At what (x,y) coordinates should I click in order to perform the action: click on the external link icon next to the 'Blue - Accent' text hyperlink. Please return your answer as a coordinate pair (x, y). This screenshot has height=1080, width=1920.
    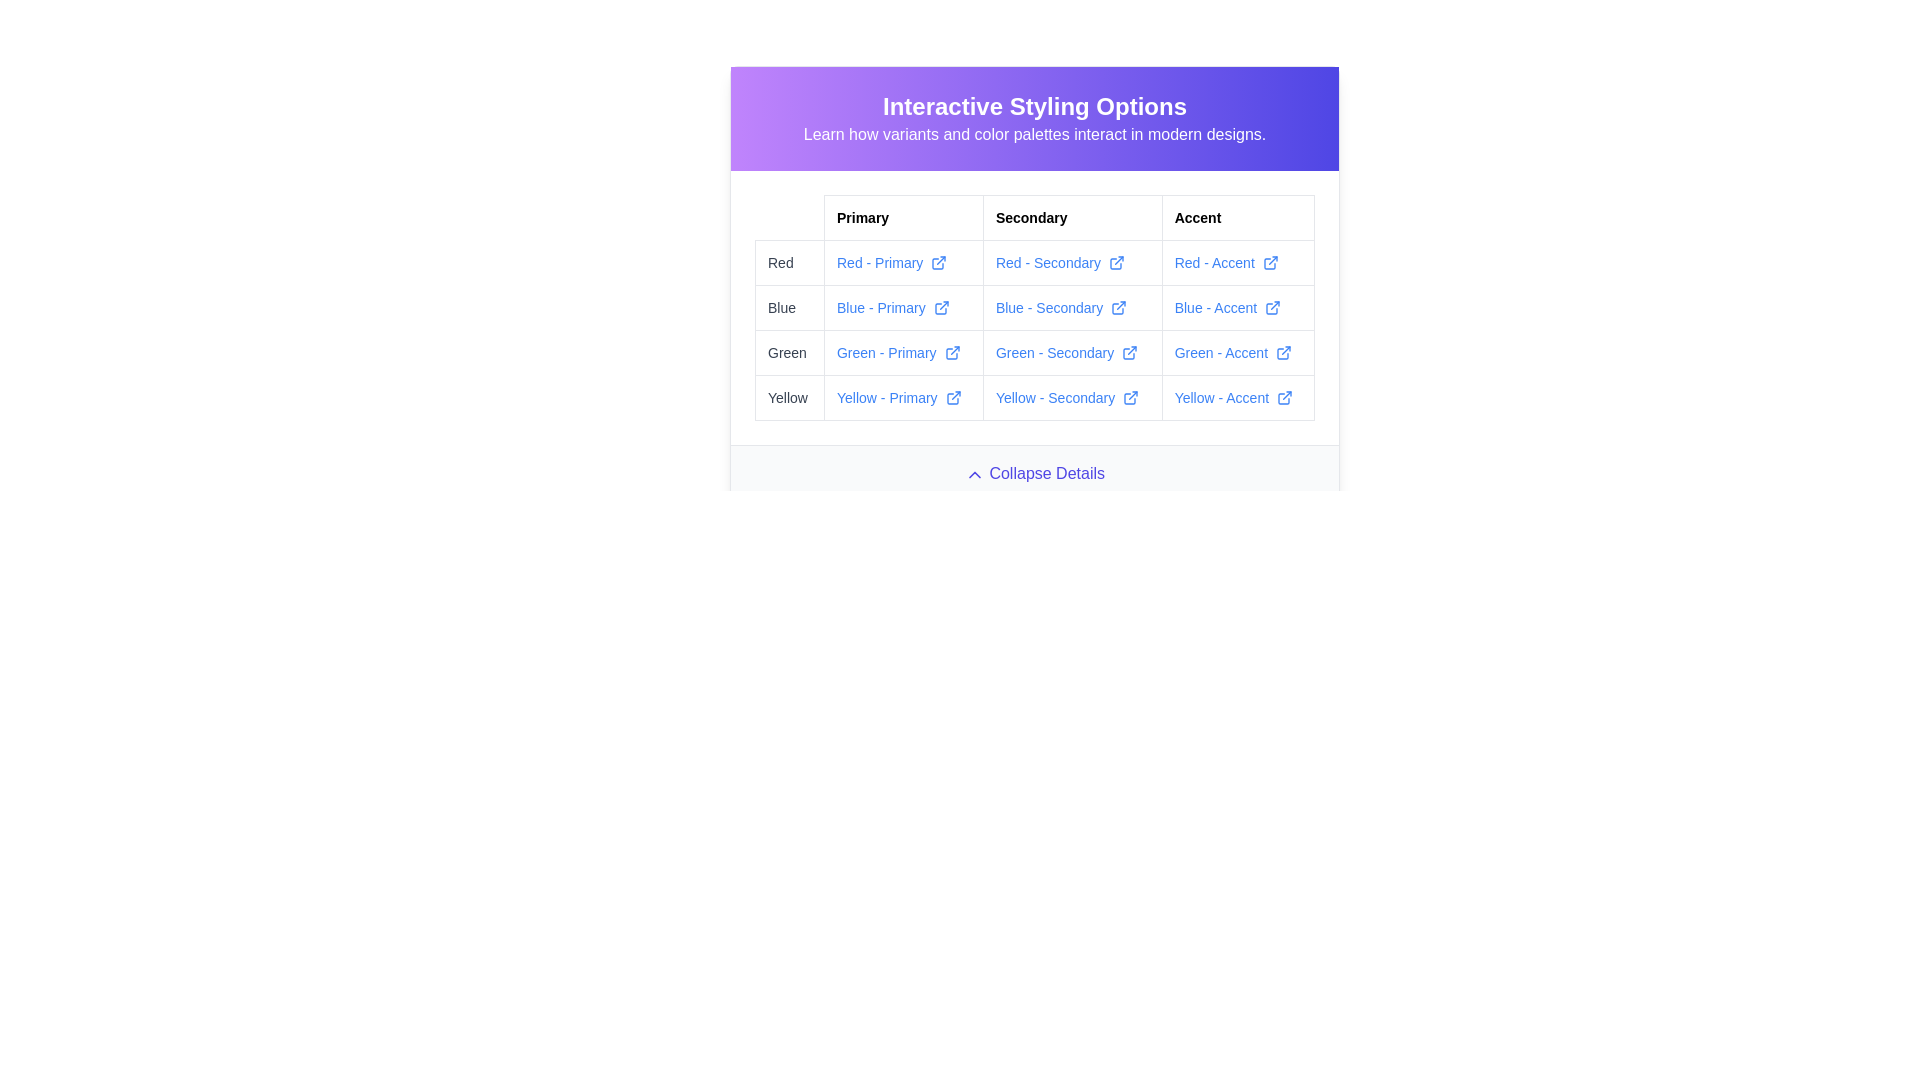
    Looking at the image, I should click on (1237, 308).